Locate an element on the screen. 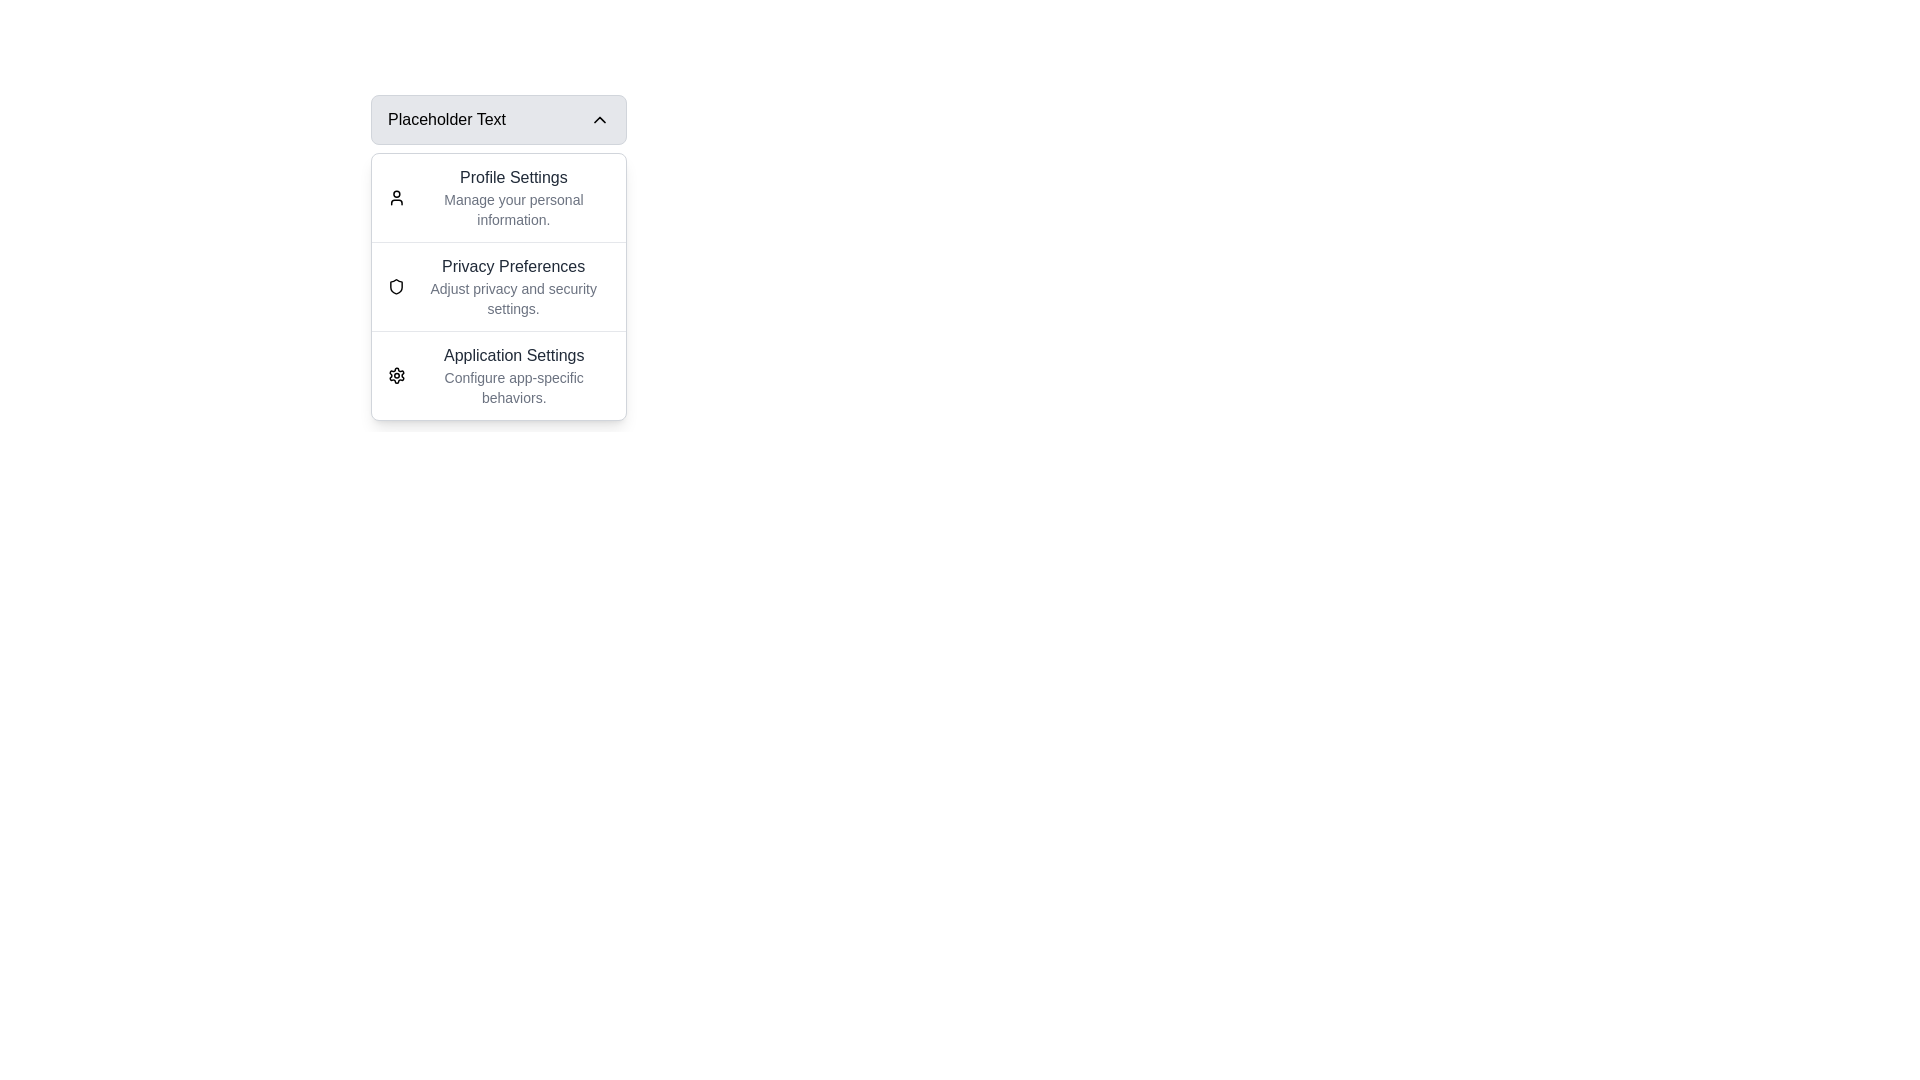 This screenshot has height=1080, width=1920. the third menu item in the dropdown menu, located beneath 'Privacy Preferences' is located at coordinates (499, 374).